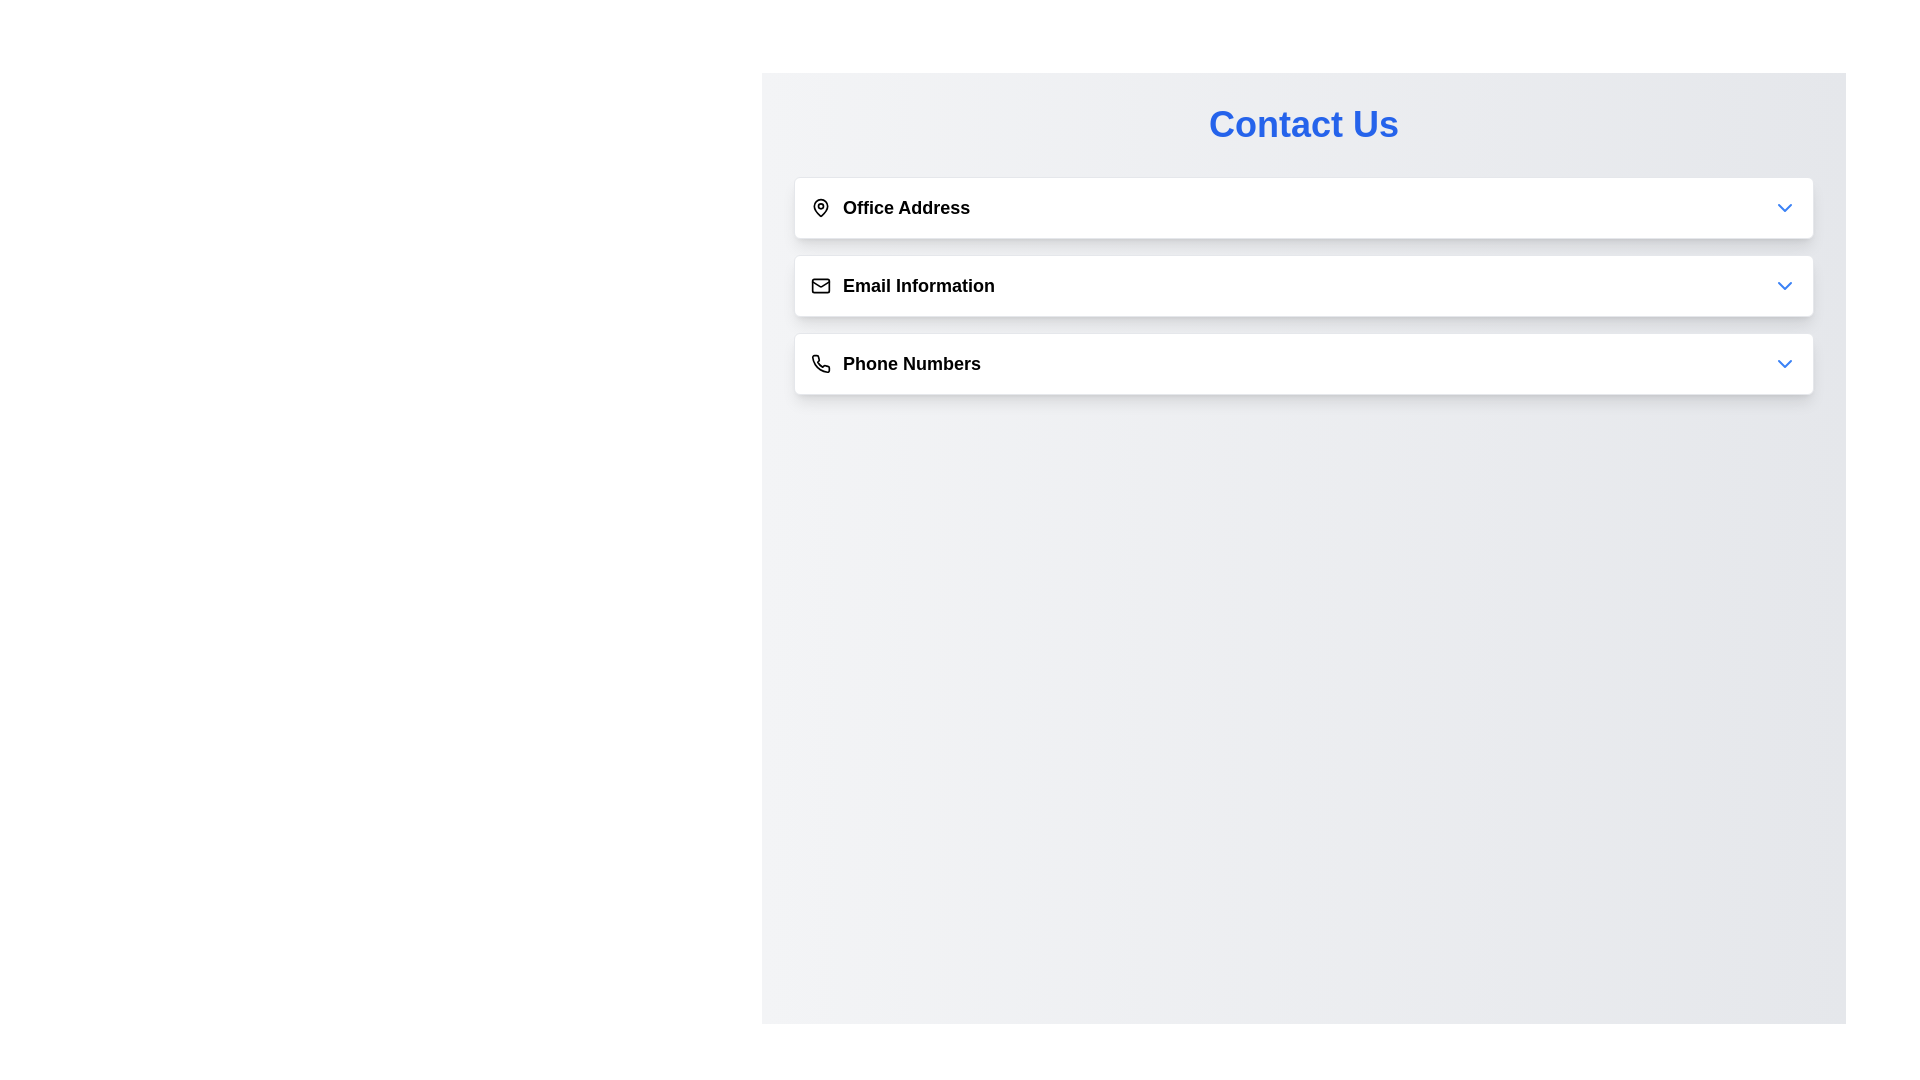 This screenshot has height=1080, width=1920. What do you see at coordinates (901, 285) in the screenshot?
I see `the second label with an icon under the 'Contact Us' header` at bounding box center [901, 285].